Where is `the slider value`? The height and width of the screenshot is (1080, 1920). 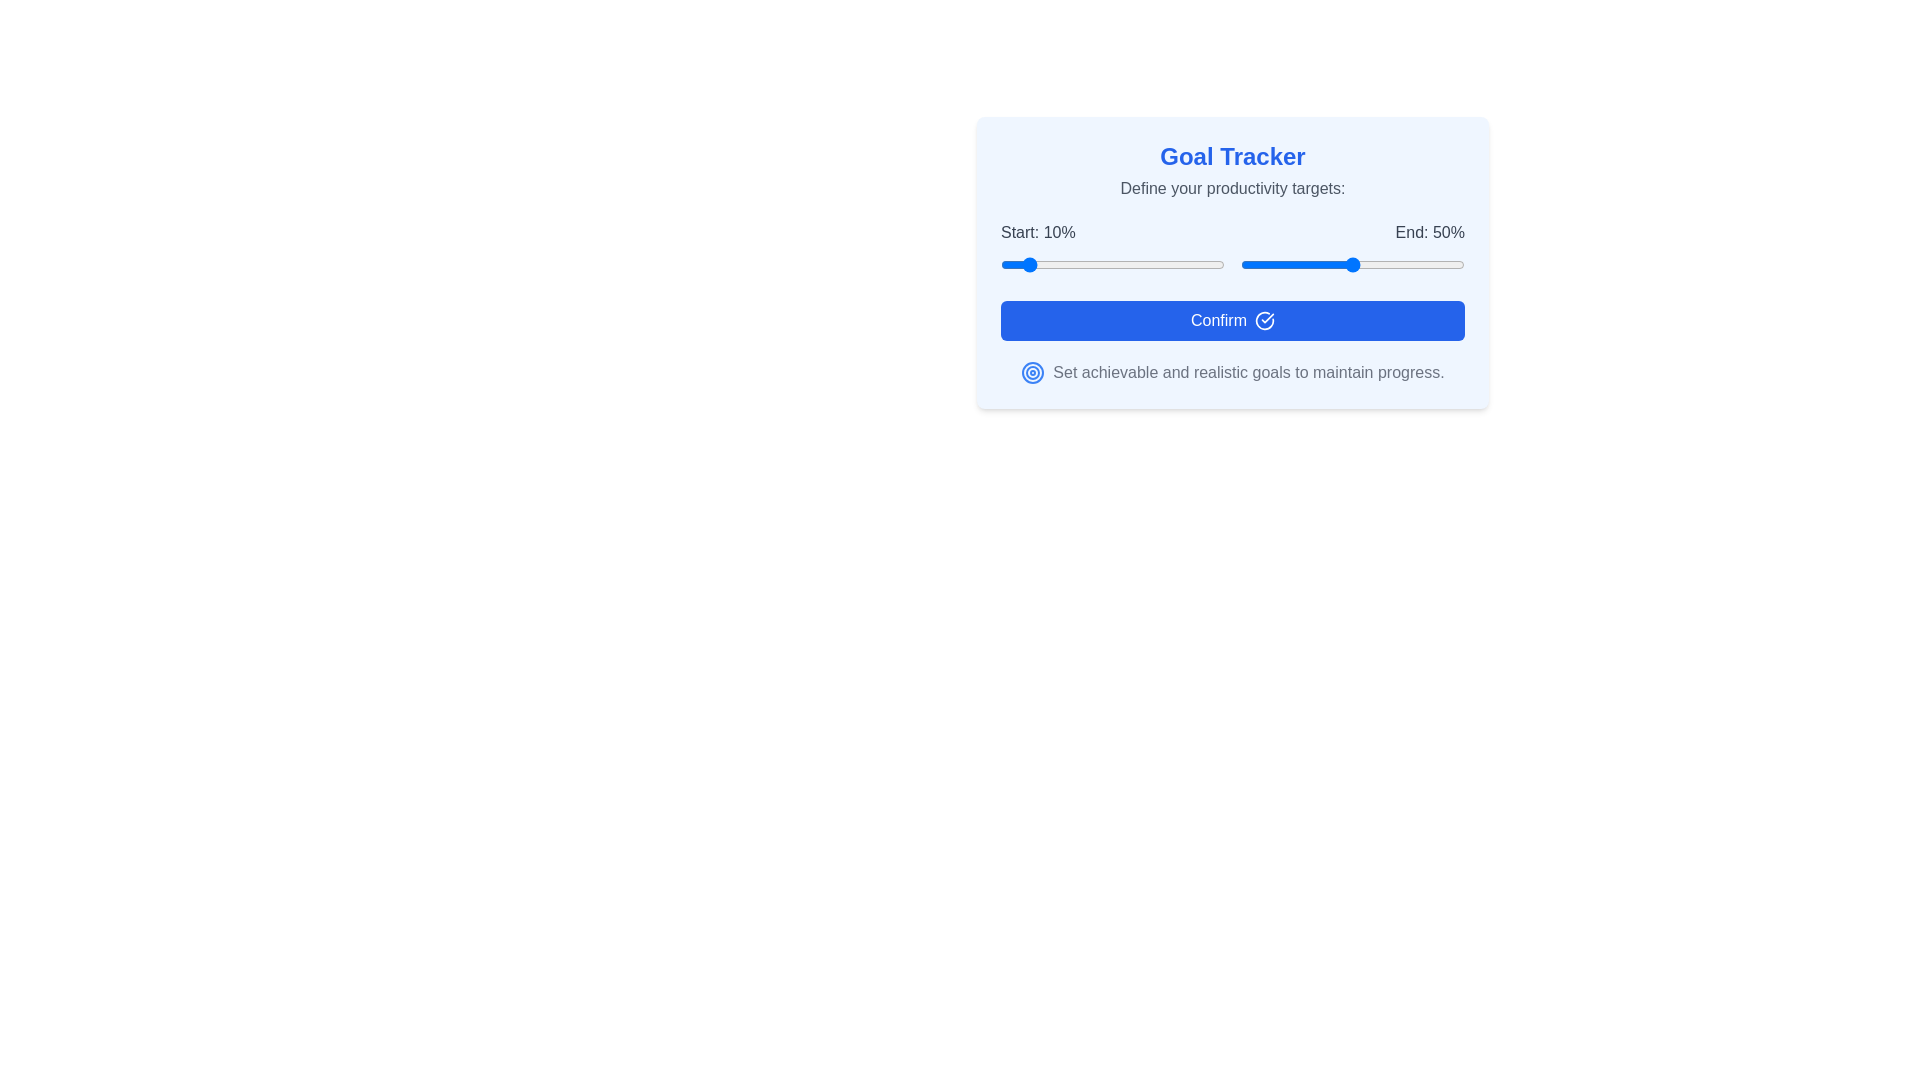
the slider value is located at coordinates (1100, 264).